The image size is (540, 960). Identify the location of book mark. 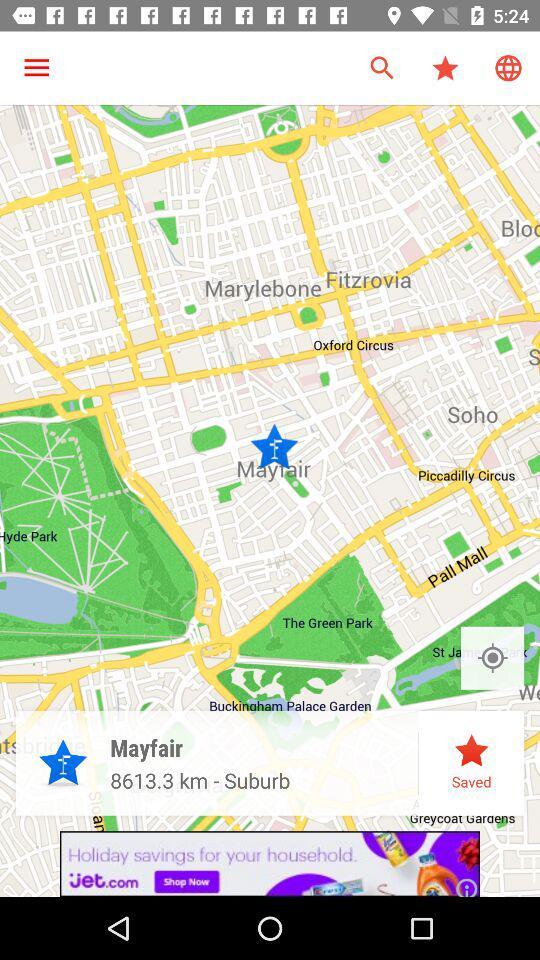
(491, 657).